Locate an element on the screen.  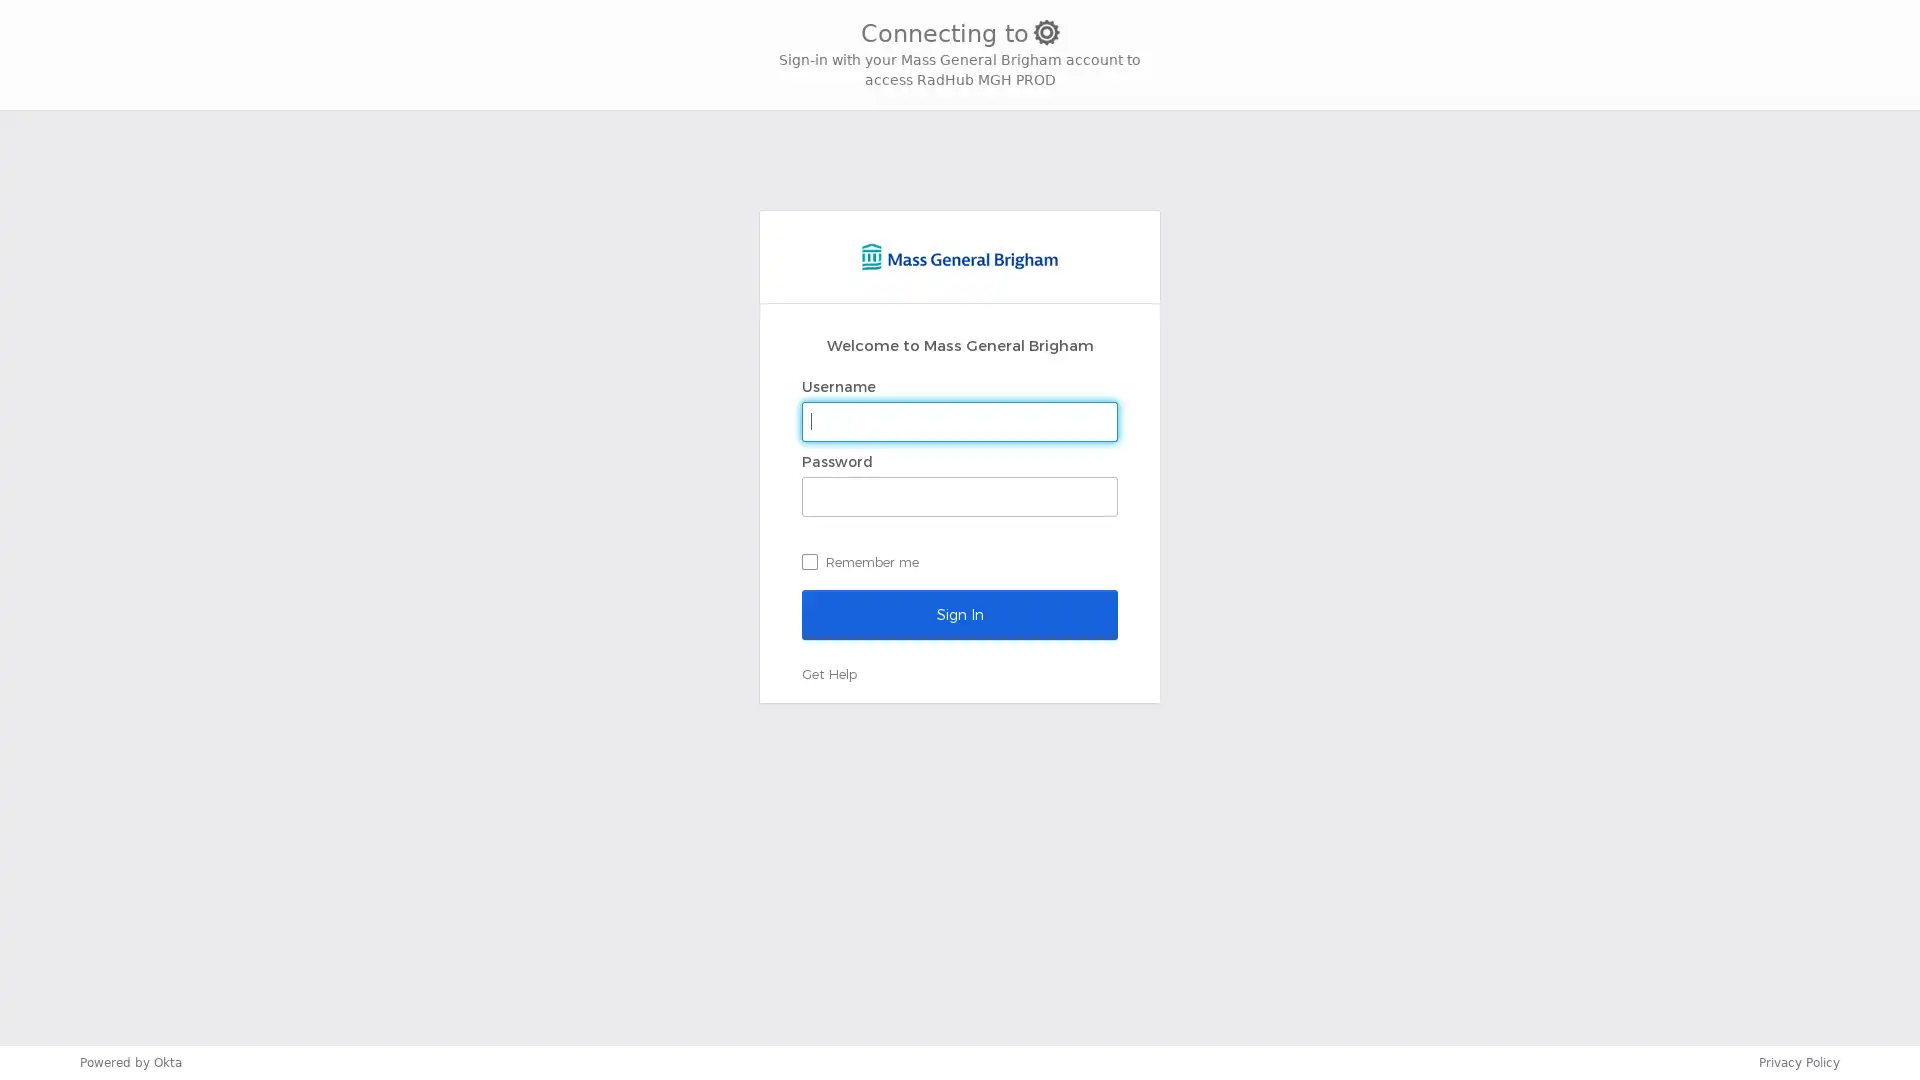
Sign In is located at coordinates (960, 612).